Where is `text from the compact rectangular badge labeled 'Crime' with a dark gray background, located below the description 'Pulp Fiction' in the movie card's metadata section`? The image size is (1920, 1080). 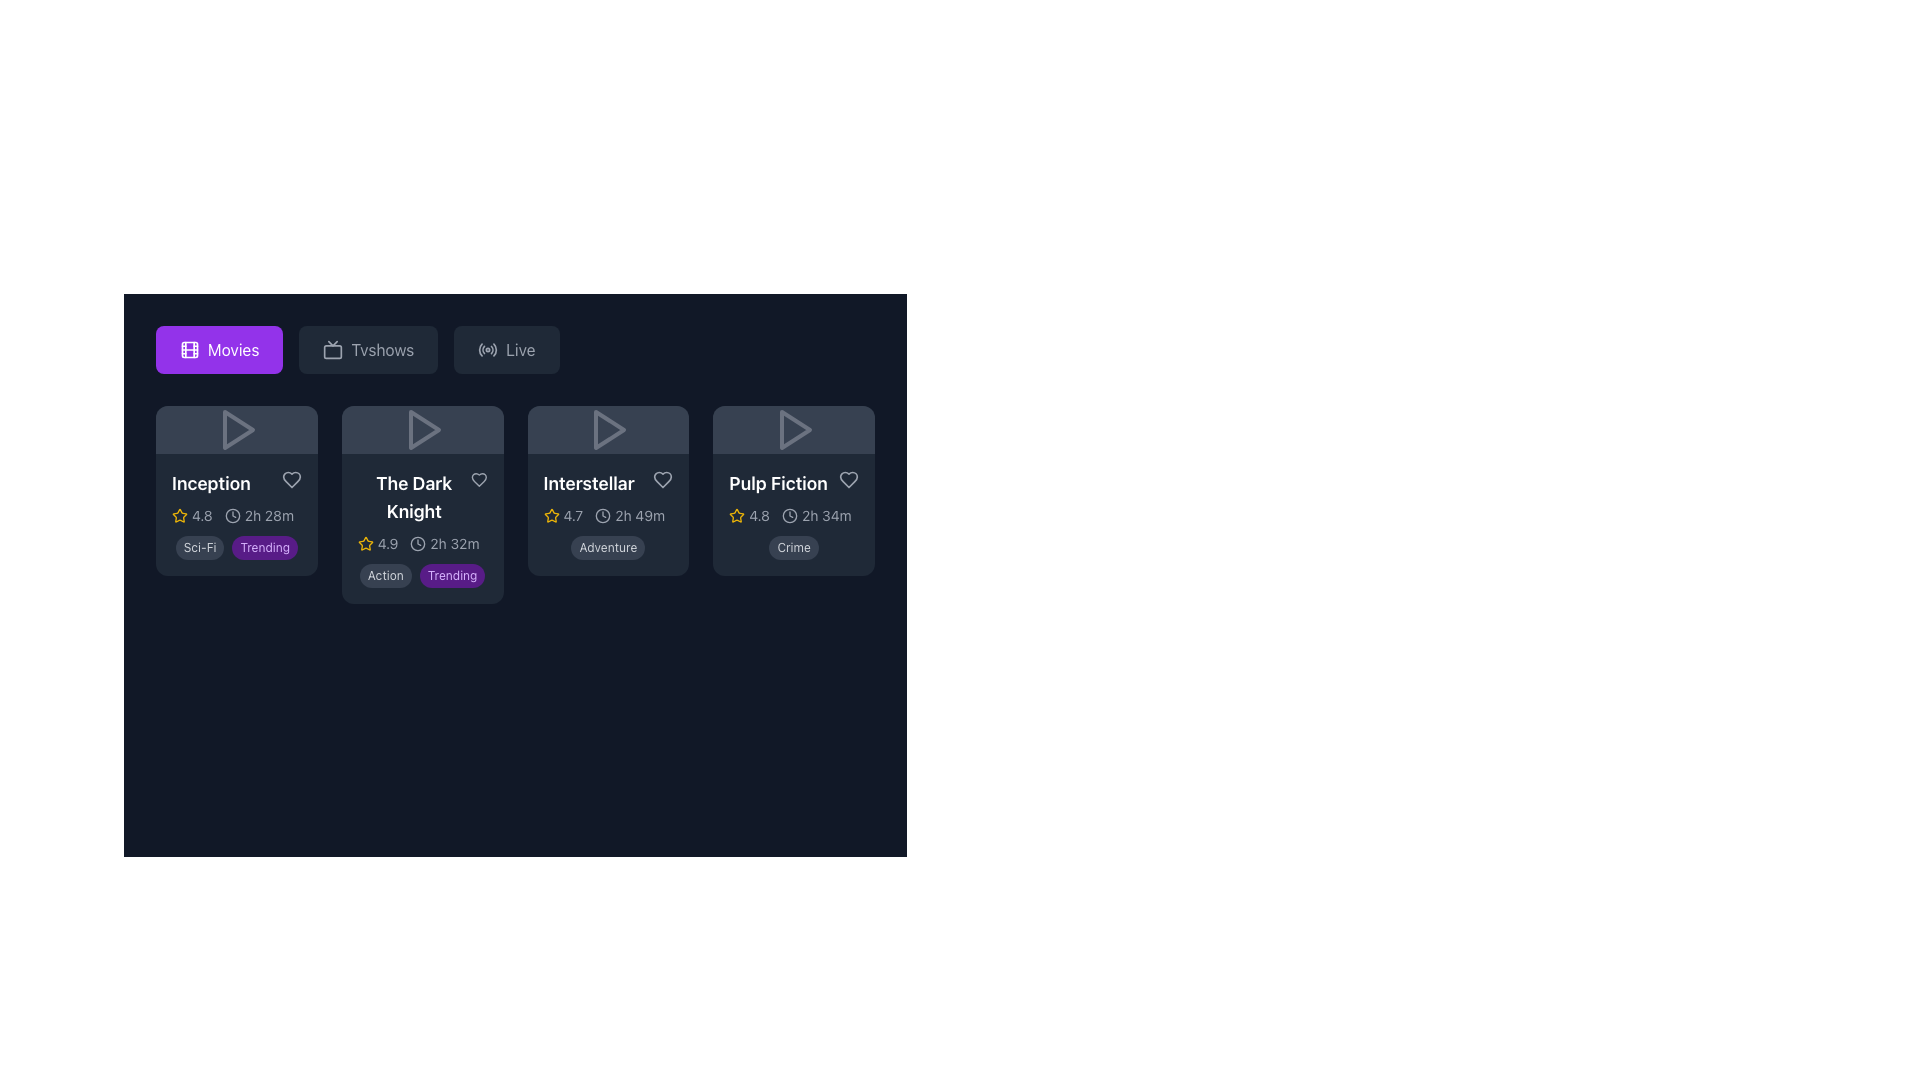 text from the compact rectangular badge labeled 'Crime' with a dark gray background, located below the description 'Pulp Fiction' in the movie card's metadata section is located at coordinates (793, 547).